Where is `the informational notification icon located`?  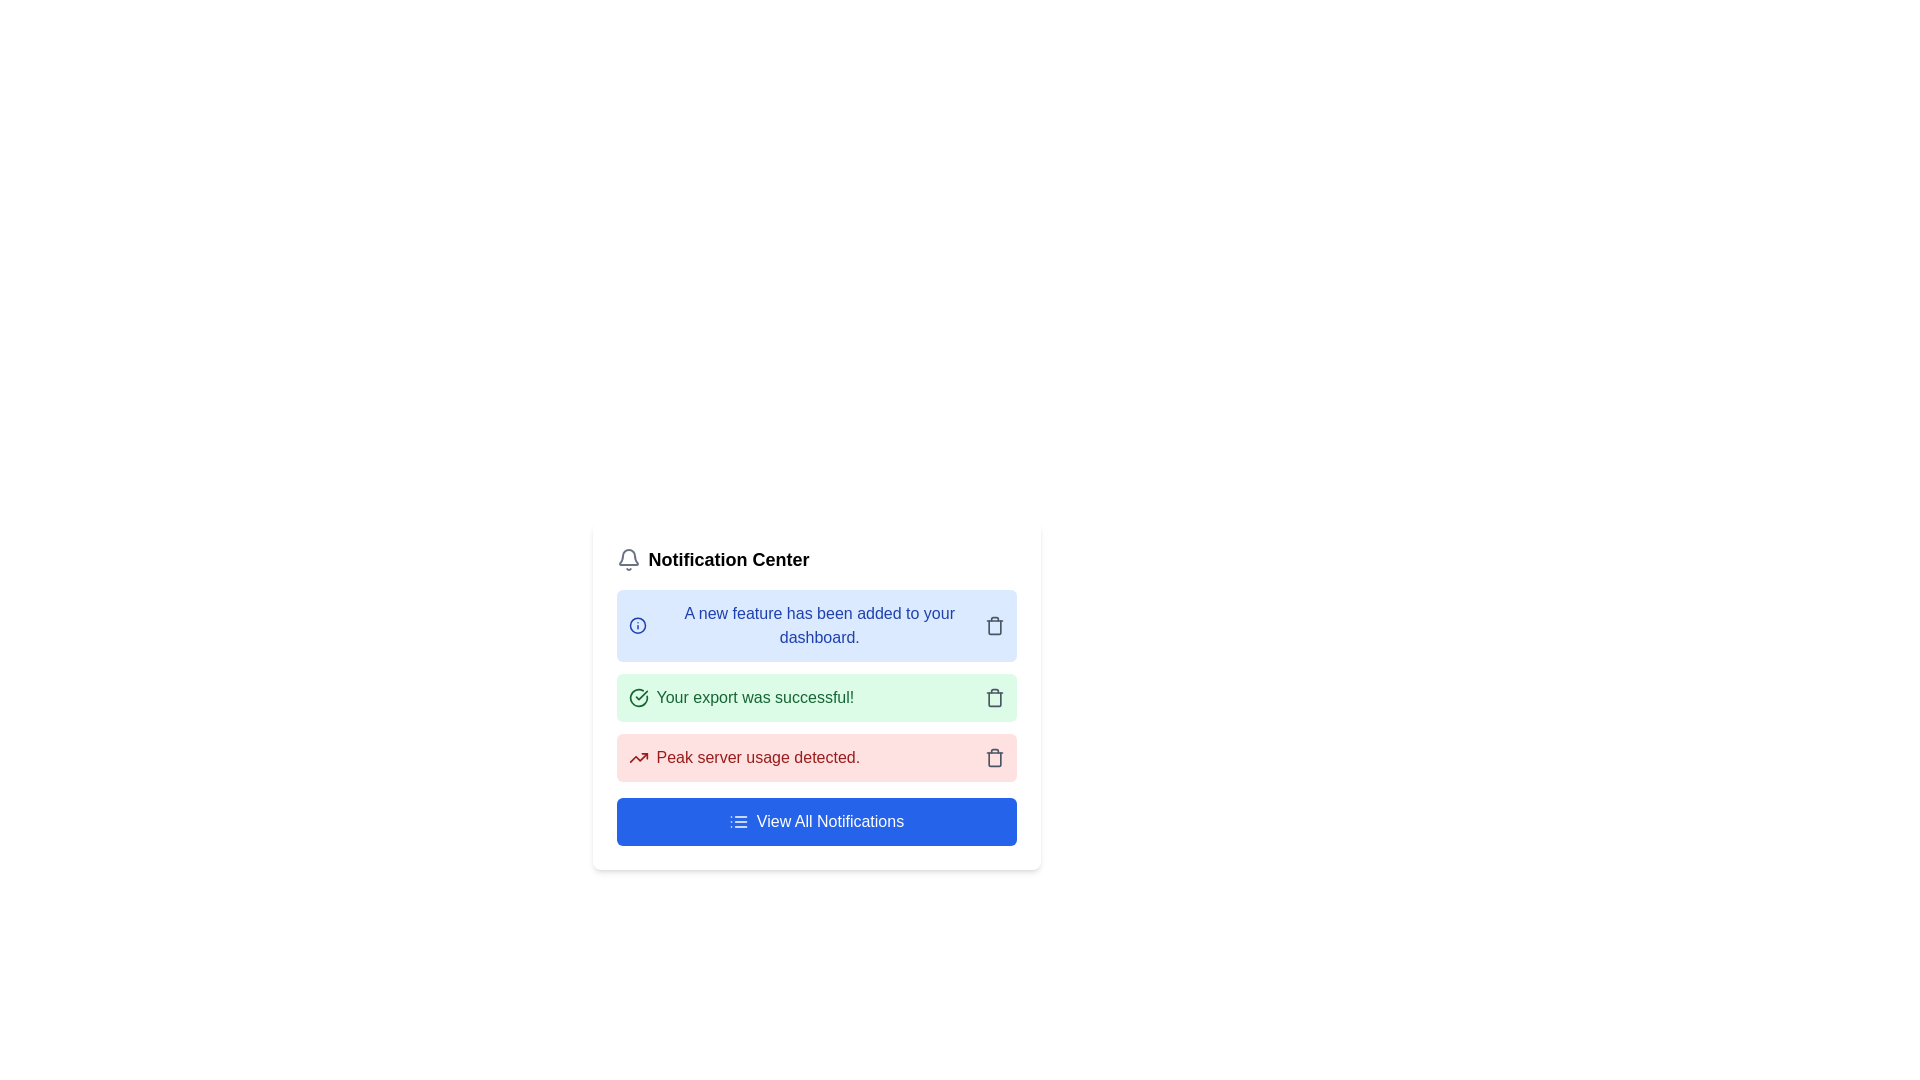 the informational notification icon located is located at coordinates (636, 624).